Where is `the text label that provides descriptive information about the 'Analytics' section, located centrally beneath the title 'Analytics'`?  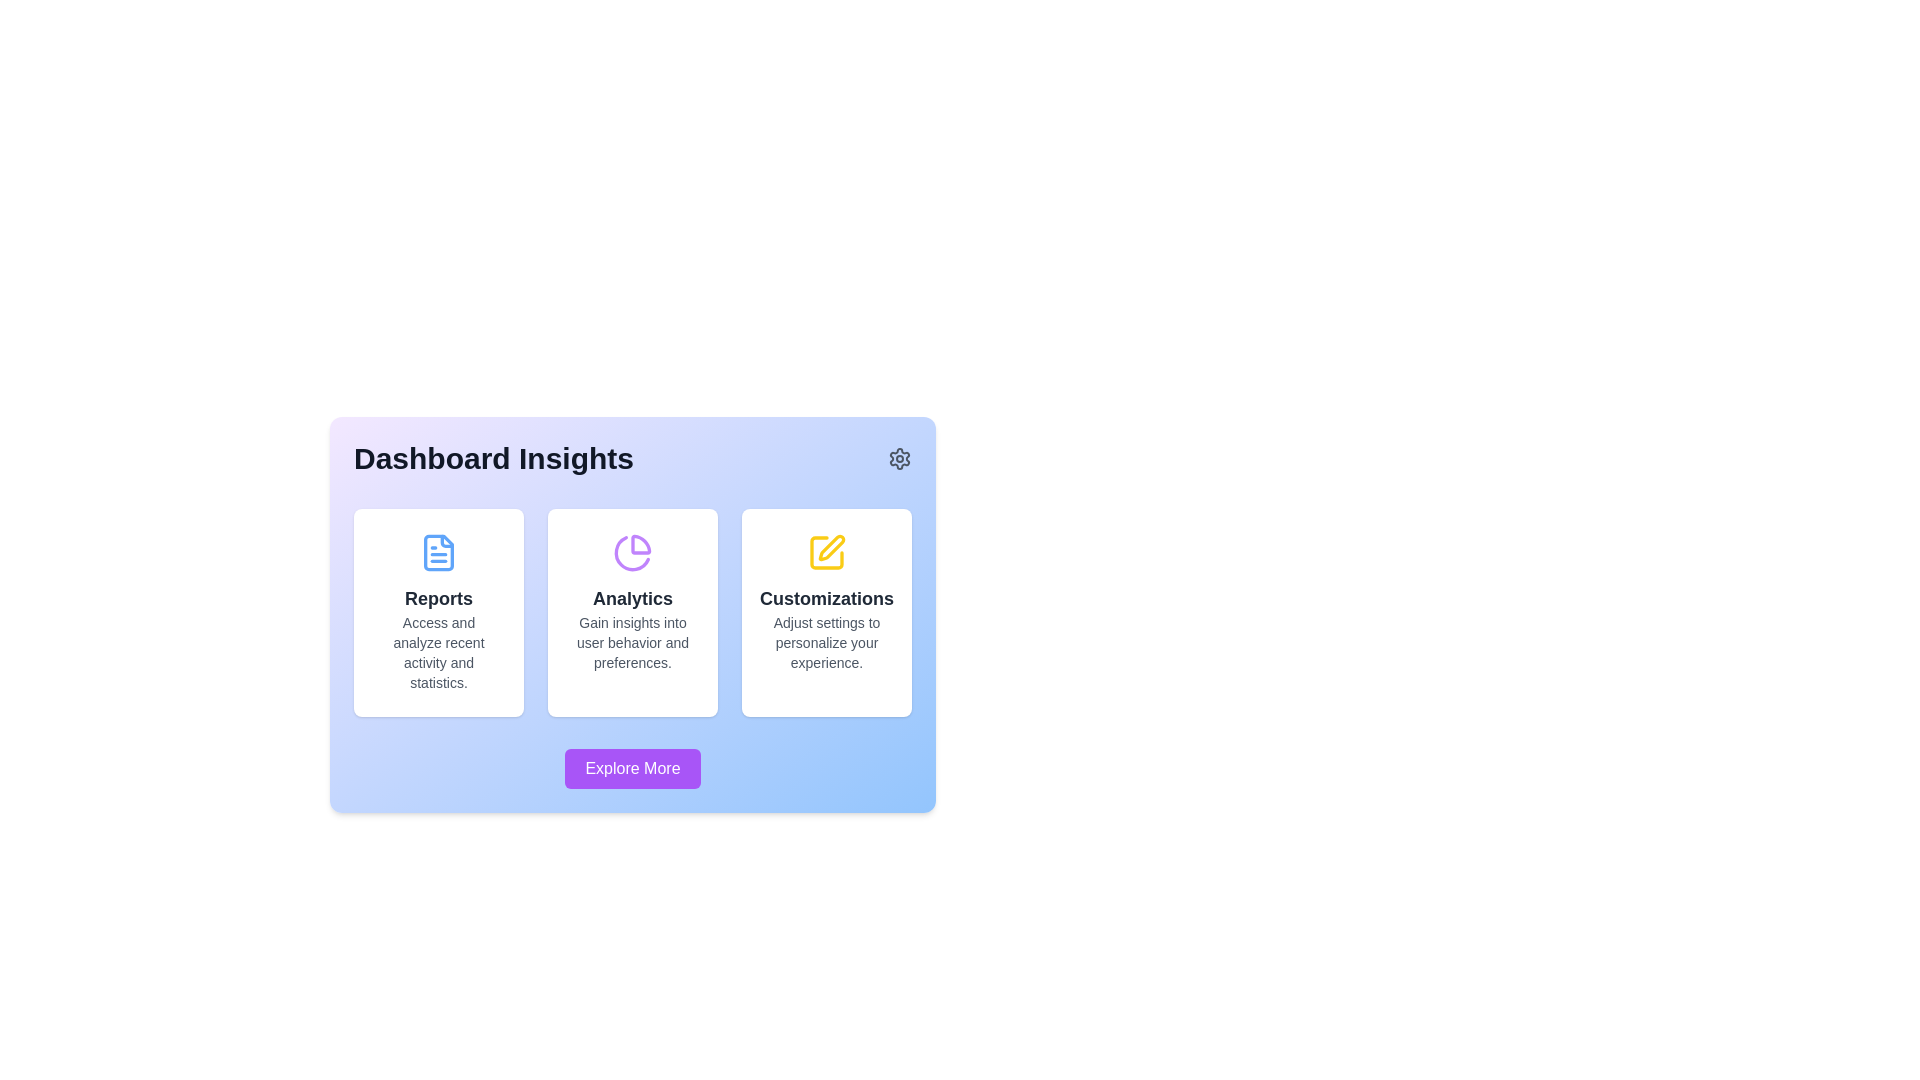 the text label that provides descriptive information about the 'Analytics' section, located centrally beneath the title 'Analytics' is located at coordinates (632, 643).